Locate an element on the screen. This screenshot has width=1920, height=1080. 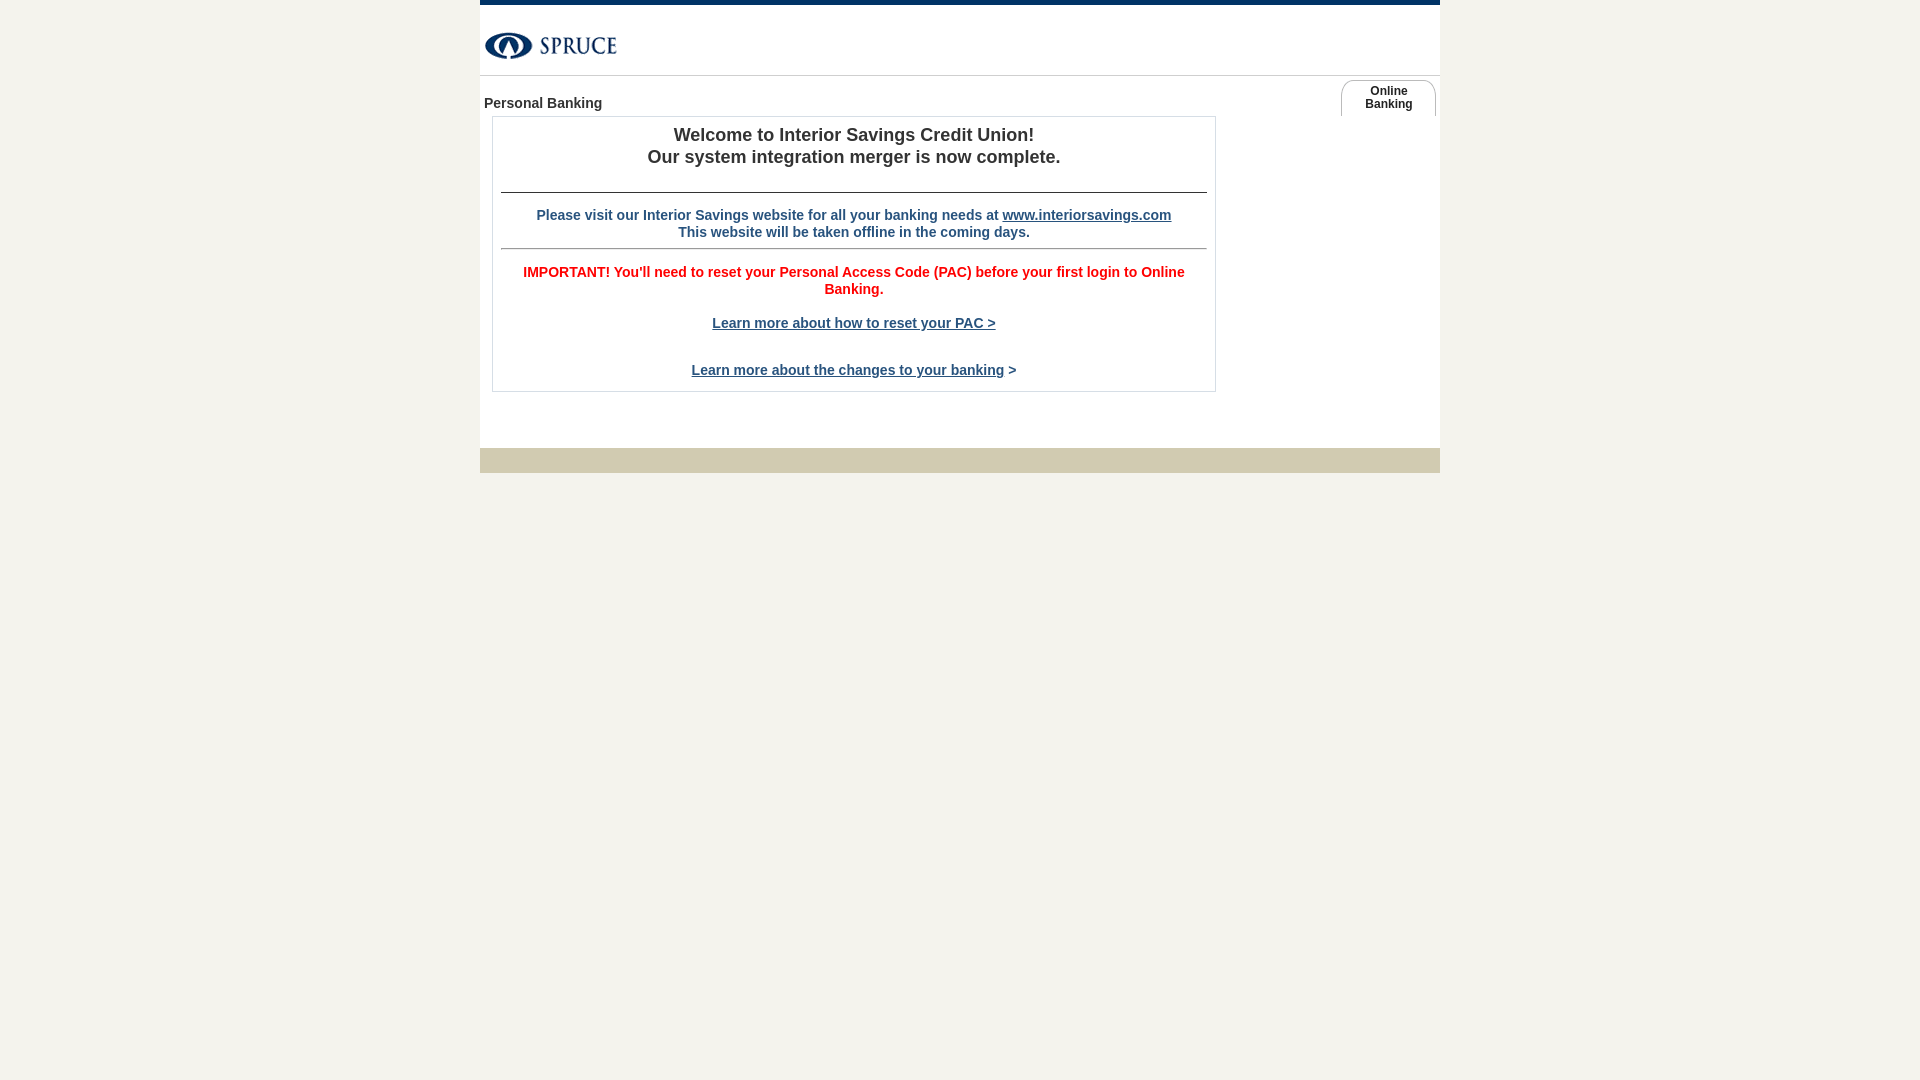
'Online Banking' is located at coordinates (1387, 101).